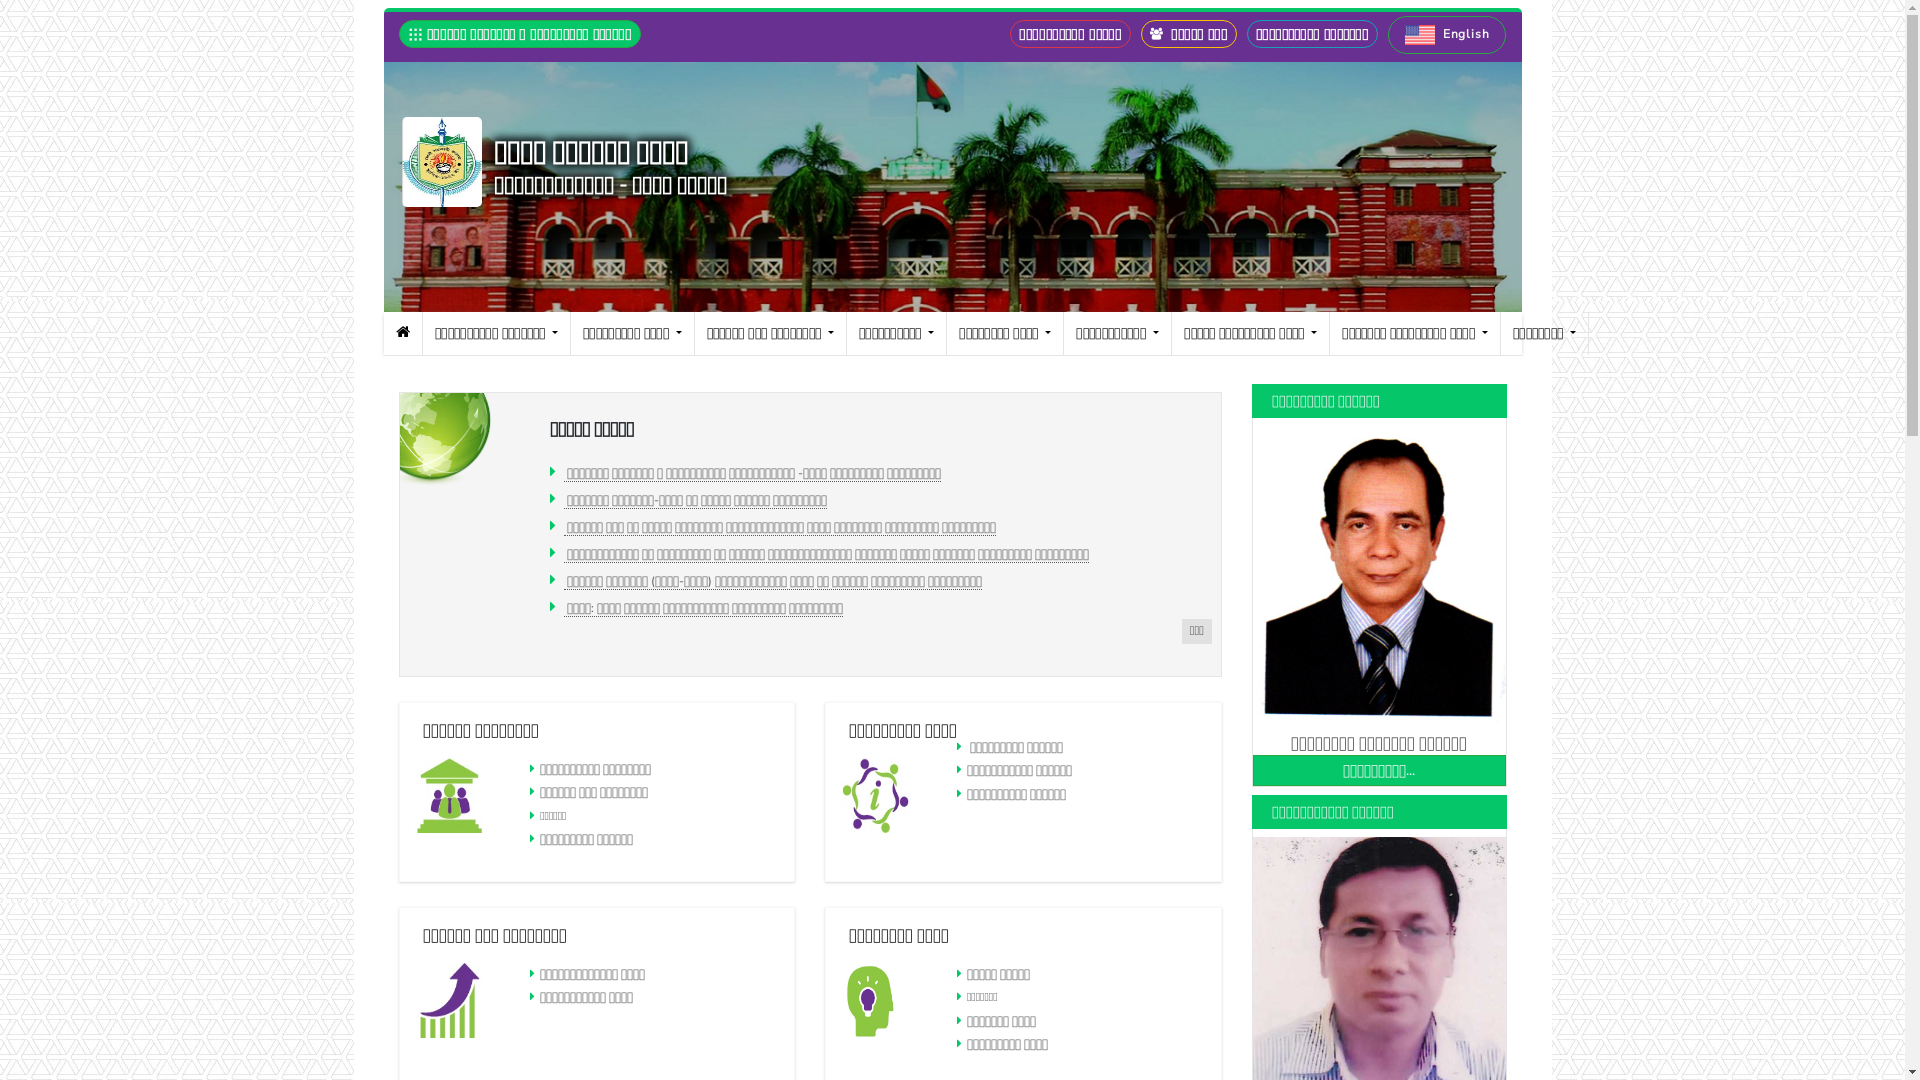  What do you see at coordinates (1446, 34) in the screenshot?
I see `'English'` at bounding box center [1446, 34].